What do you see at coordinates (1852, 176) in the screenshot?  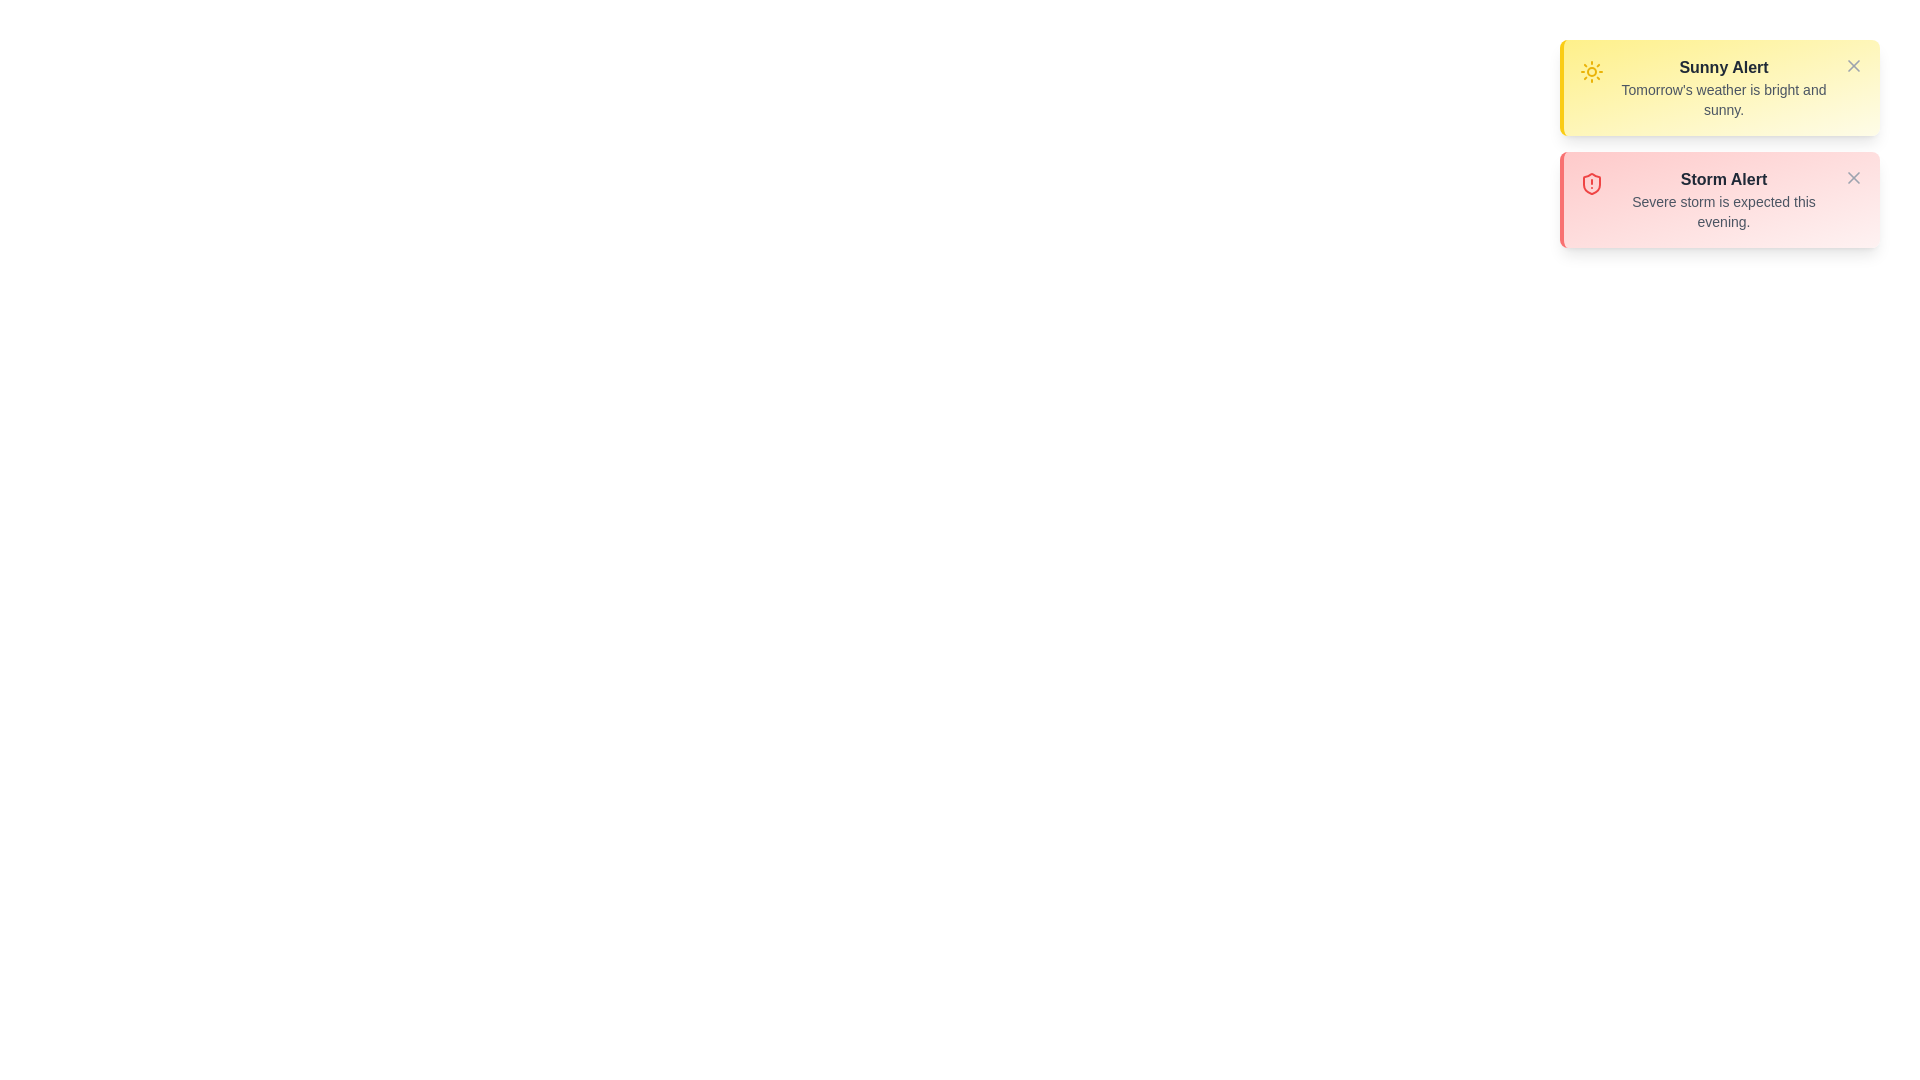 I see `the close button of the alert with the title Storm Alert` at bounding box center [1852, 176].